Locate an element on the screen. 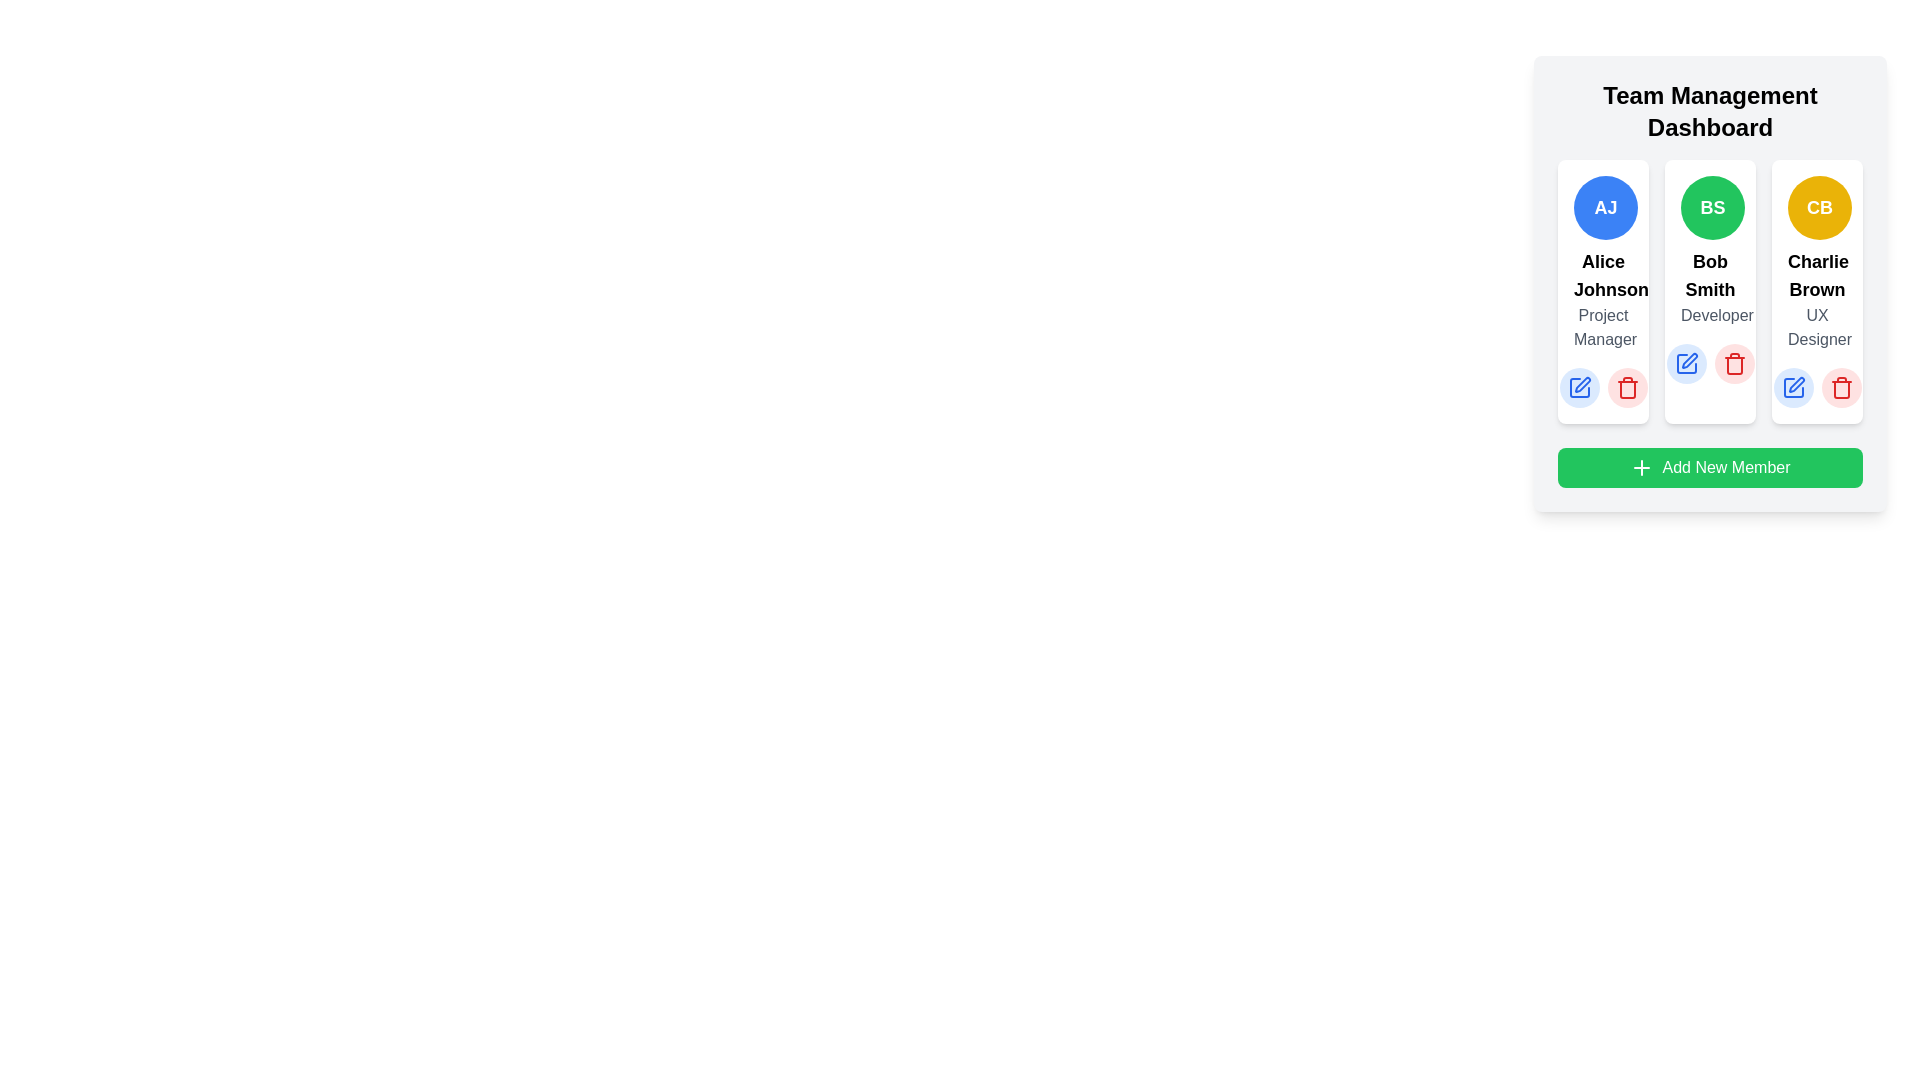 This screenshot has height=1080, width=1920. the circular avatar representing team member 'Bob Smith' with initials 'BS' in the Team Management Dashboard is located at coordinates (1712, 208).